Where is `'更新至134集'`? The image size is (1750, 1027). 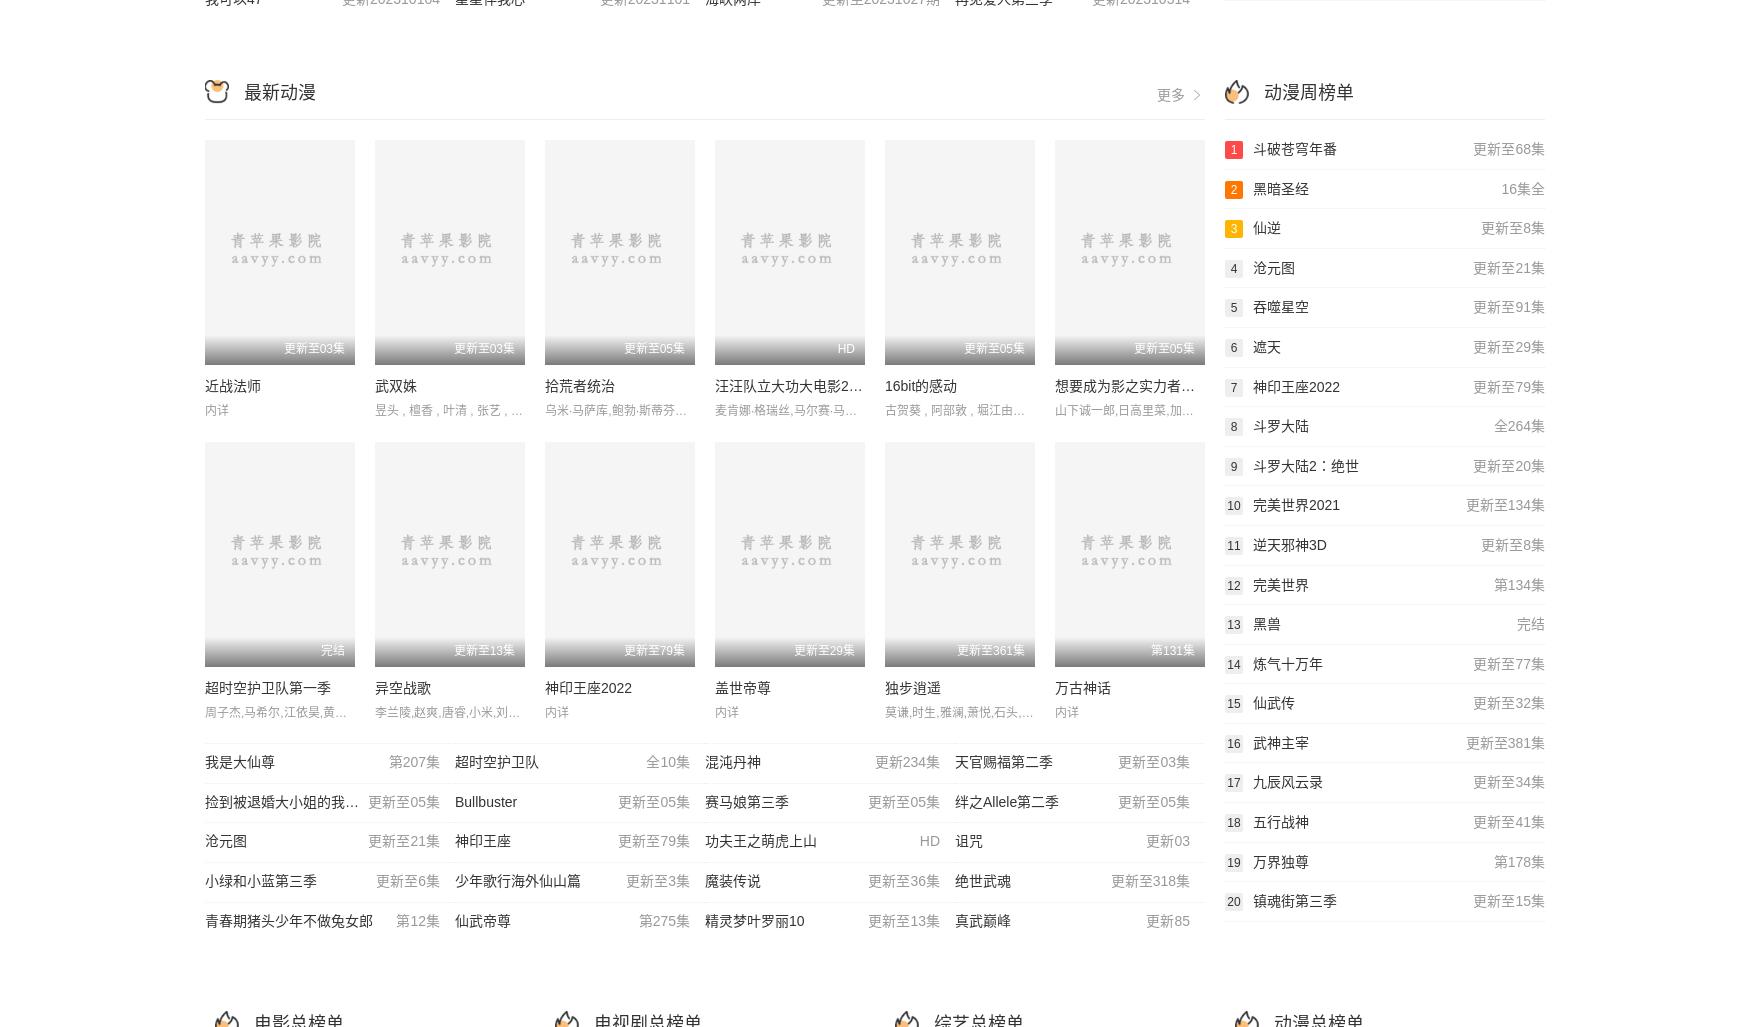
'更新至134集' is located at coordinates (1464, 504).